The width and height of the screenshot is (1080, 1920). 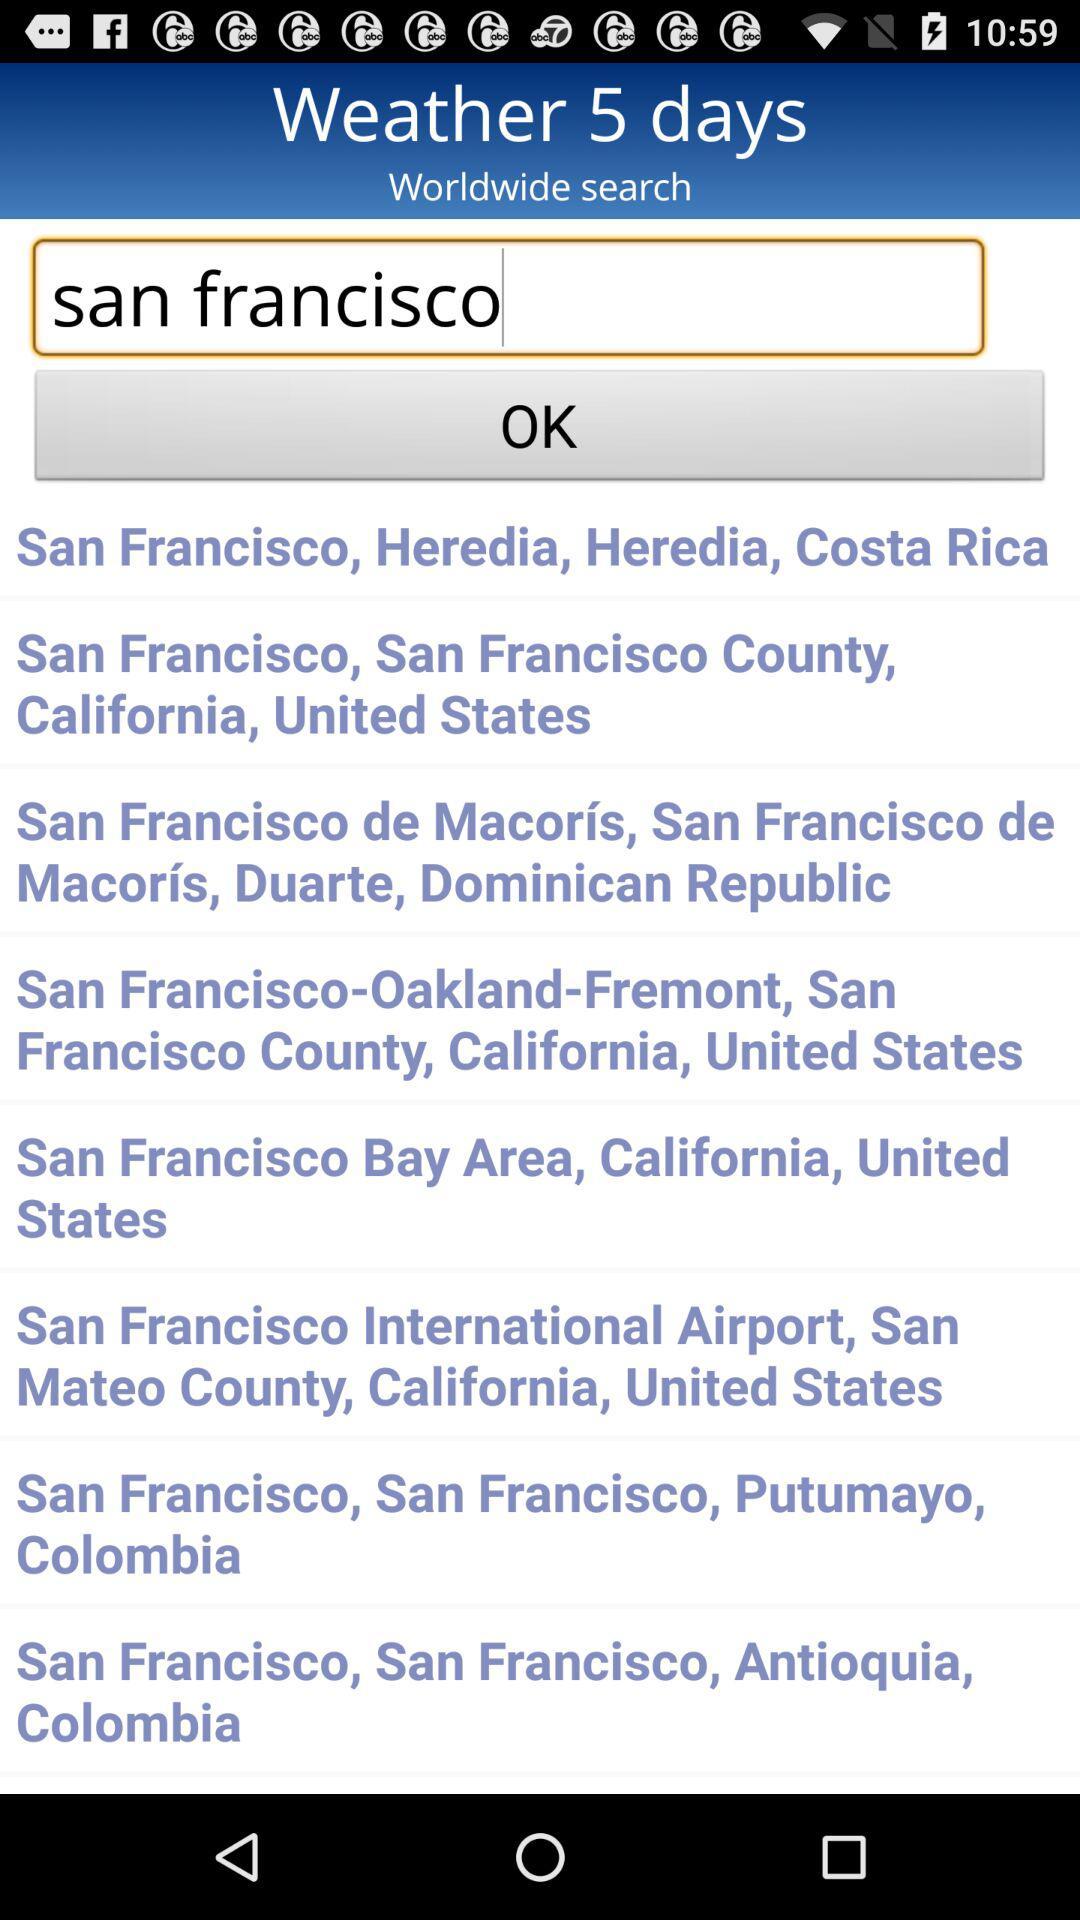 What do you see at coordinates (540, 430) in the screenshot?
I see `ok` at bounding box center [540, 430].